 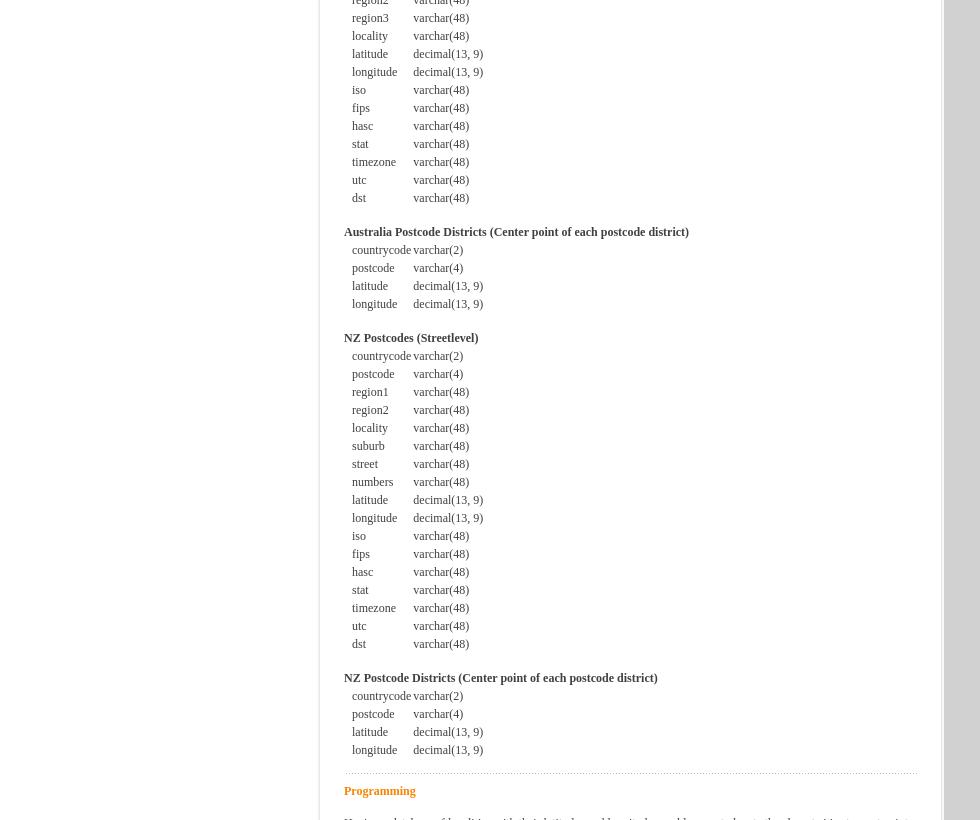 I want to click on 'NZ Postcodes (Streetlevel)', so click(x=411, y=337).